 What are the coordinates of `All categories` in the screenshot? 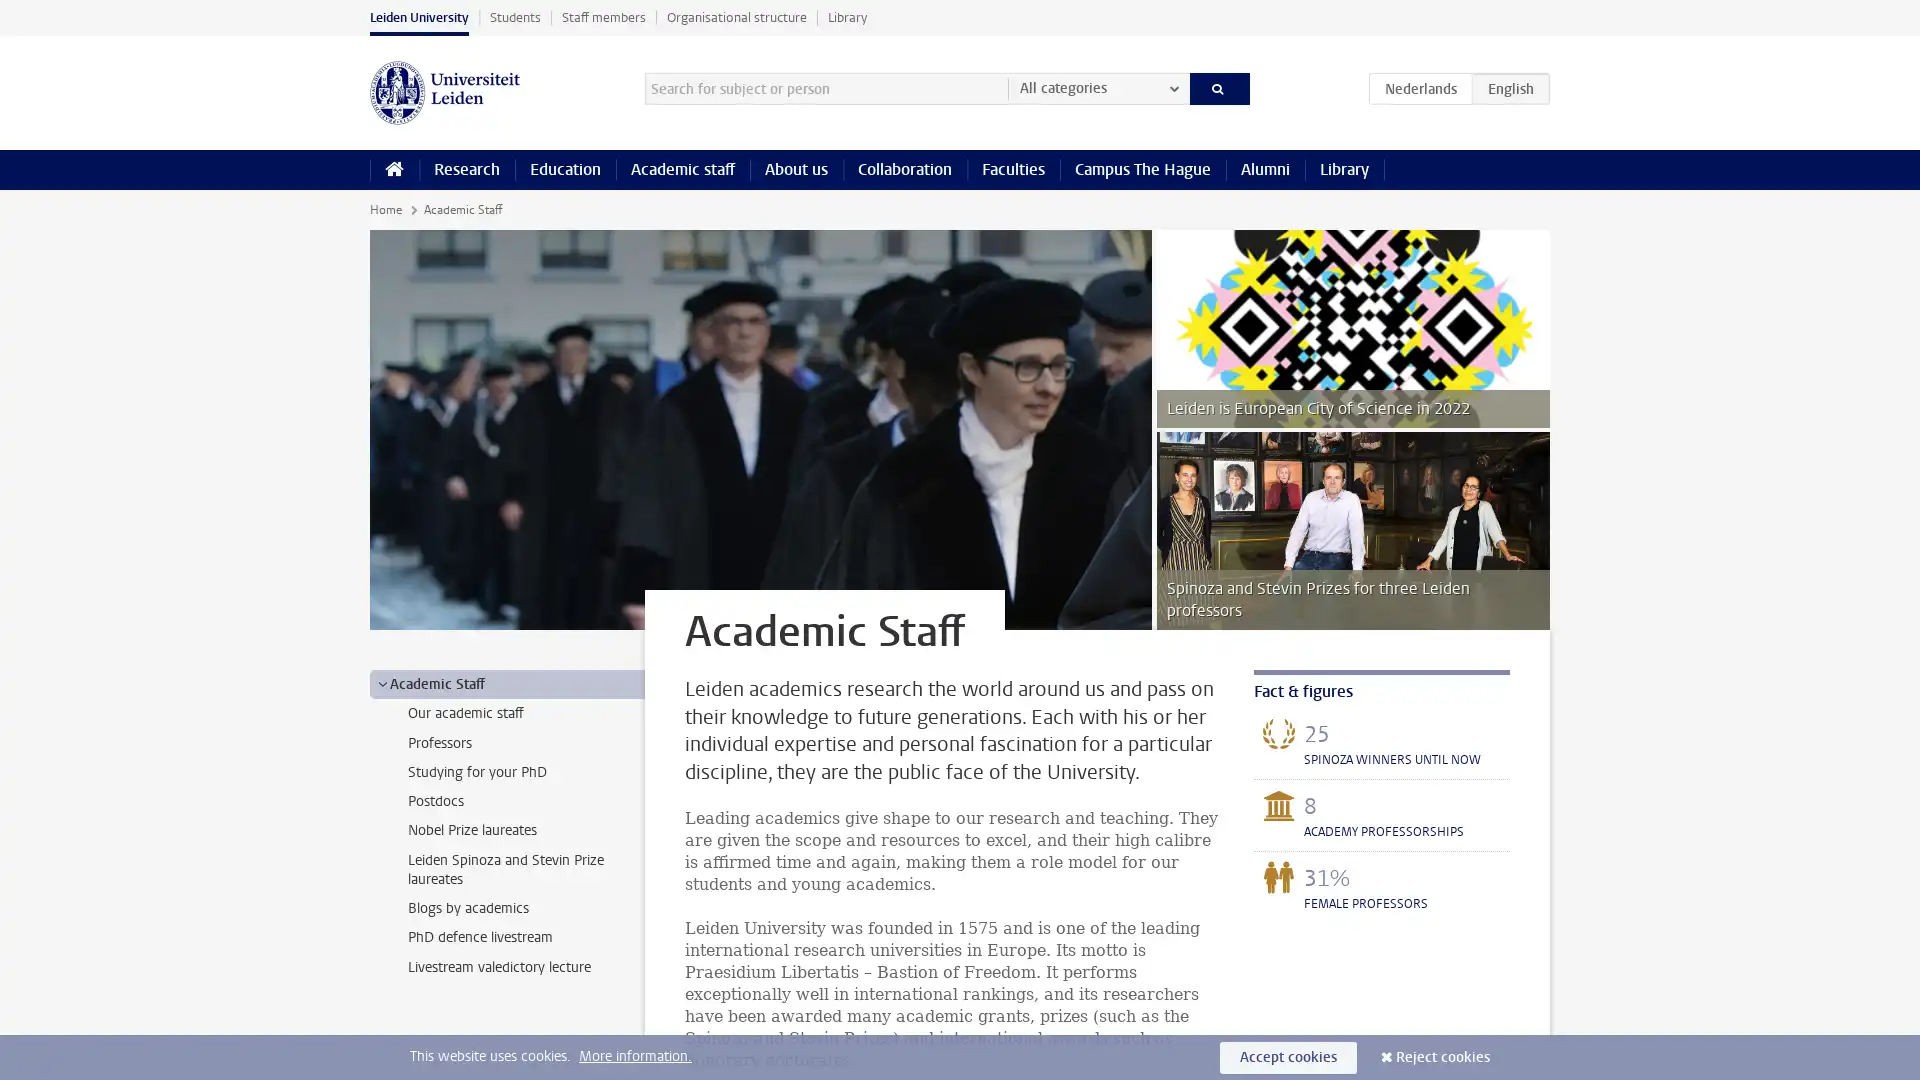 It's located at (1097, 87).